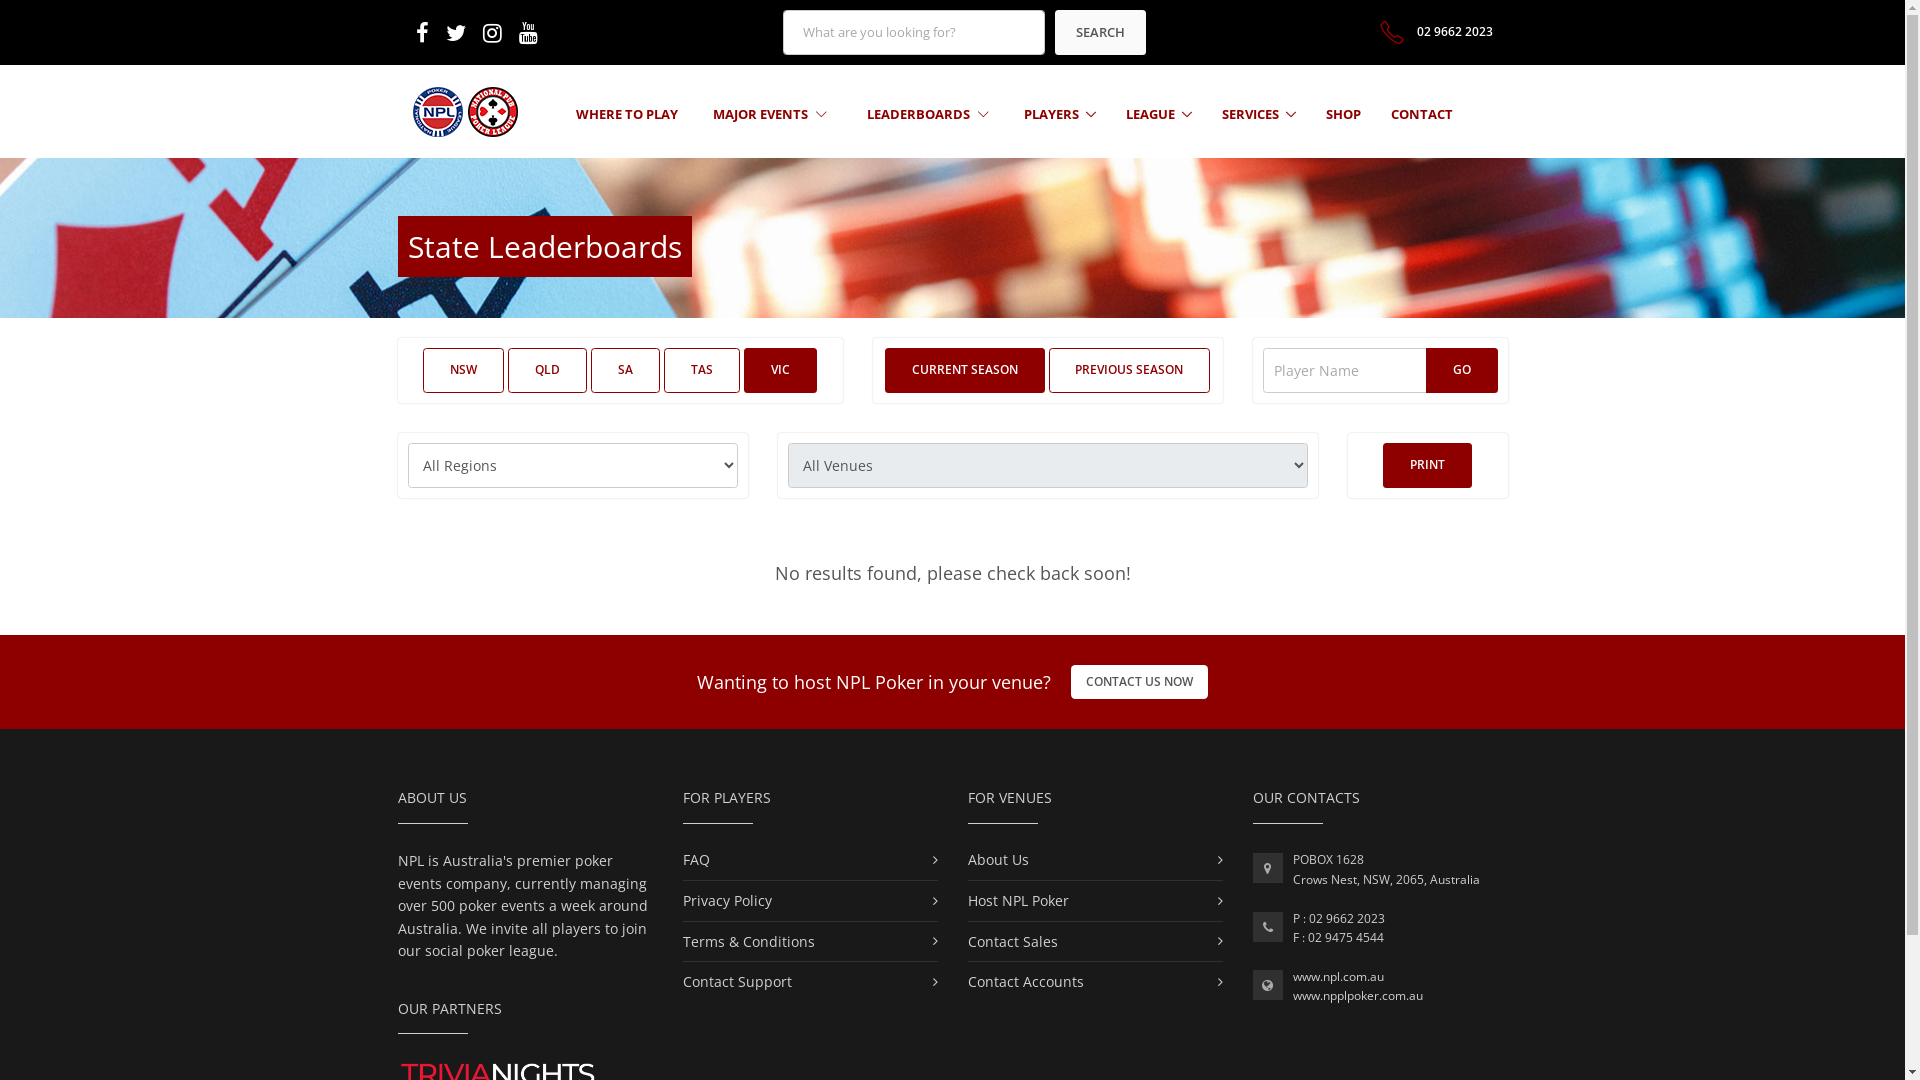 The height and width of the screenshot is (1080, 1920). Describe the element at coordinates (1462, 370) in the screenshot. I see `'Go'` at that location.